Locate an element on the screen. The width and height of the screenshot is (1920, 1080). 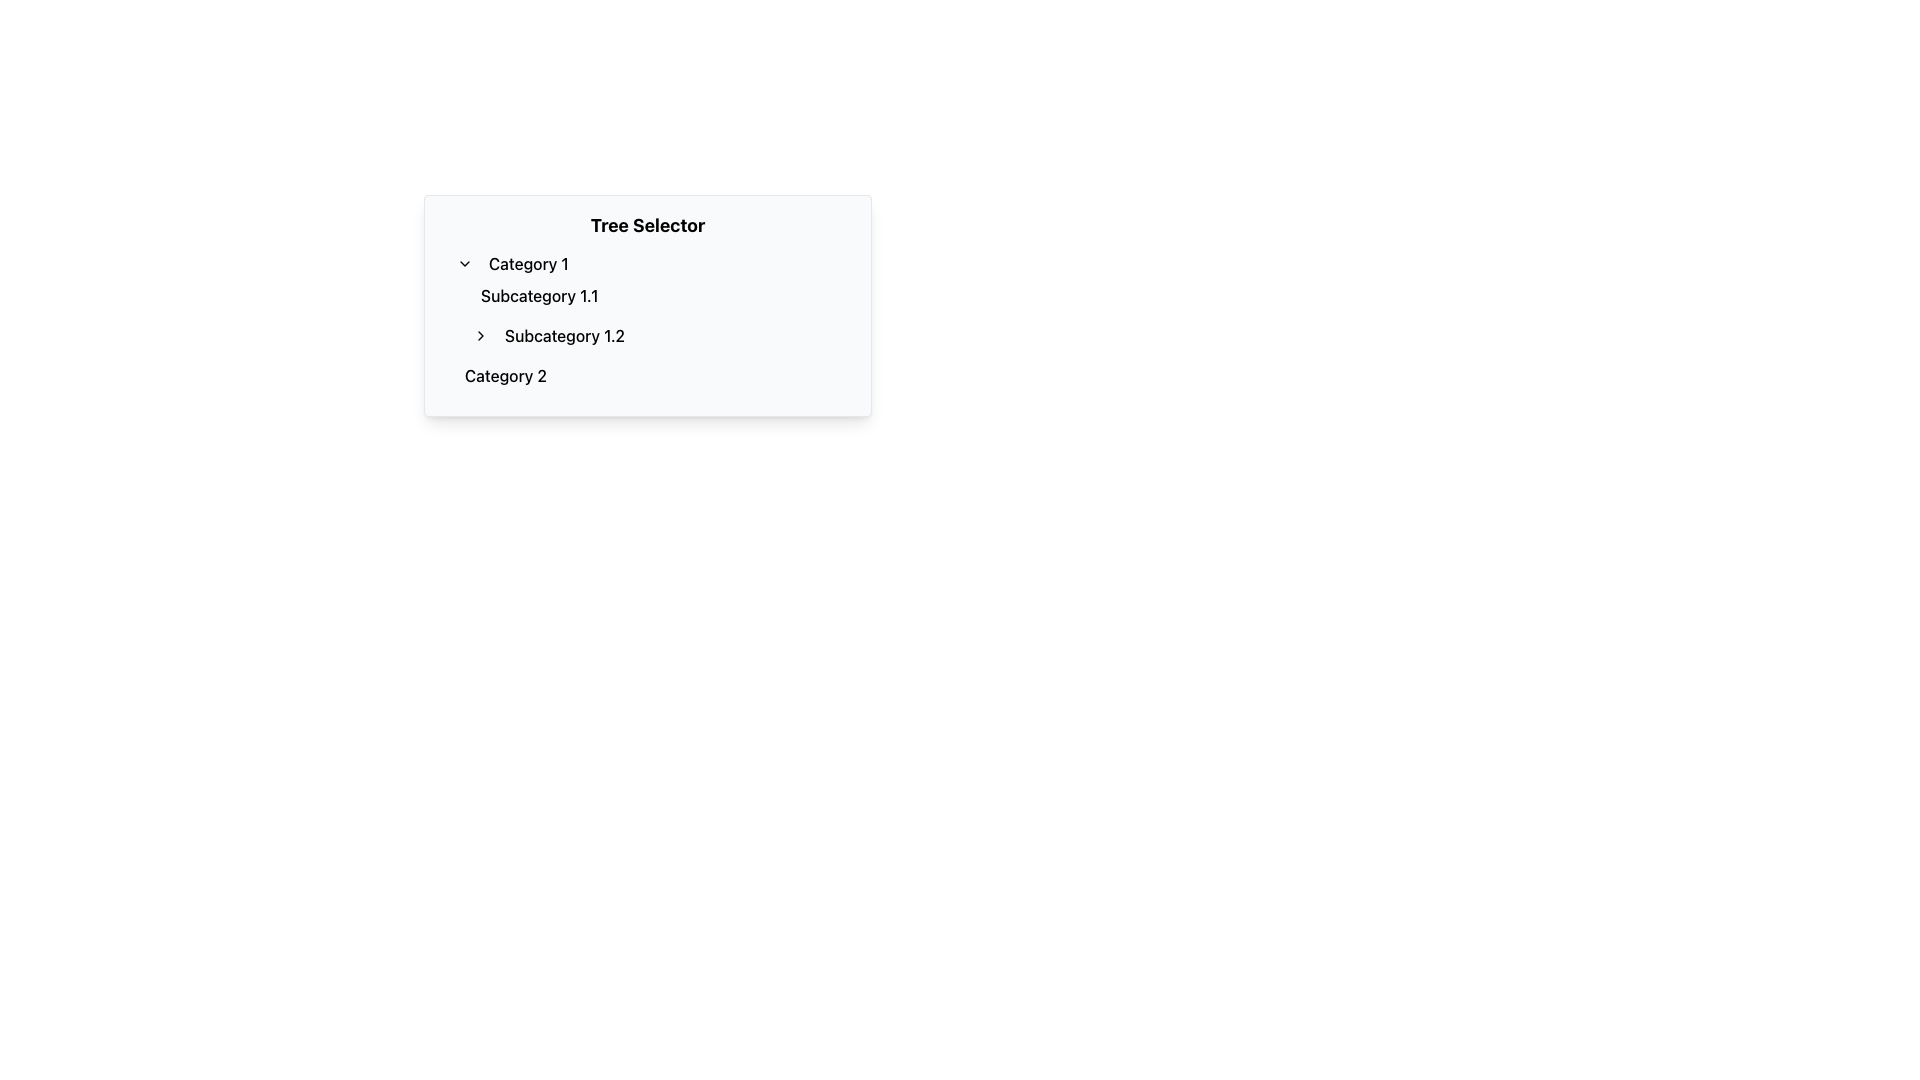
a category or subcategory from the Nested List located within the 'Tree Selector' component, positioned centrally below the title is located at coordinates (648, 319).